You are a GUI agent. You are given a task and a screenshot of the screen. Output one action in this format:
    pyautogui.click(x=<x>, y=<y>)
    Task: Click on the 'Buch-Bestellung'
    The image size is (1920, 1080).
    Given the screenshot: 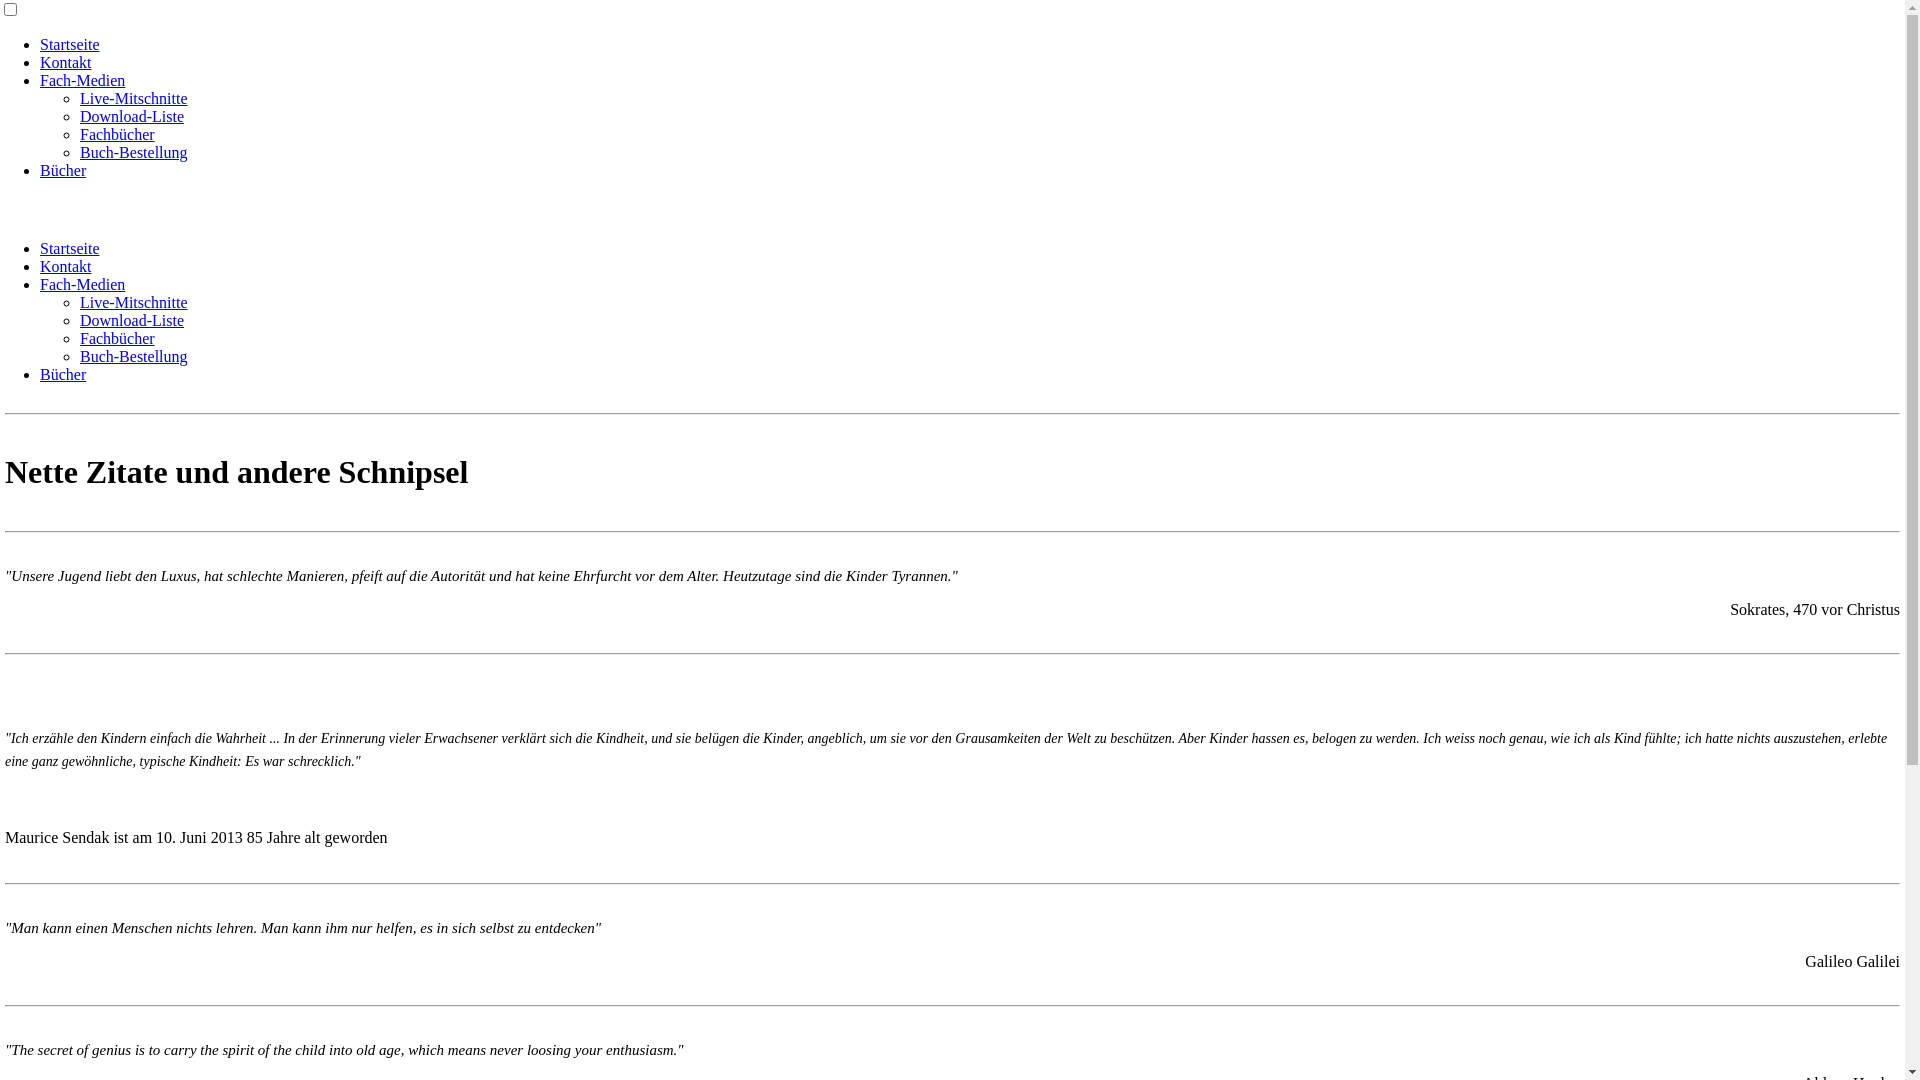 What is the action you would take?
    pyautogui.click(x=80, y=355)
    